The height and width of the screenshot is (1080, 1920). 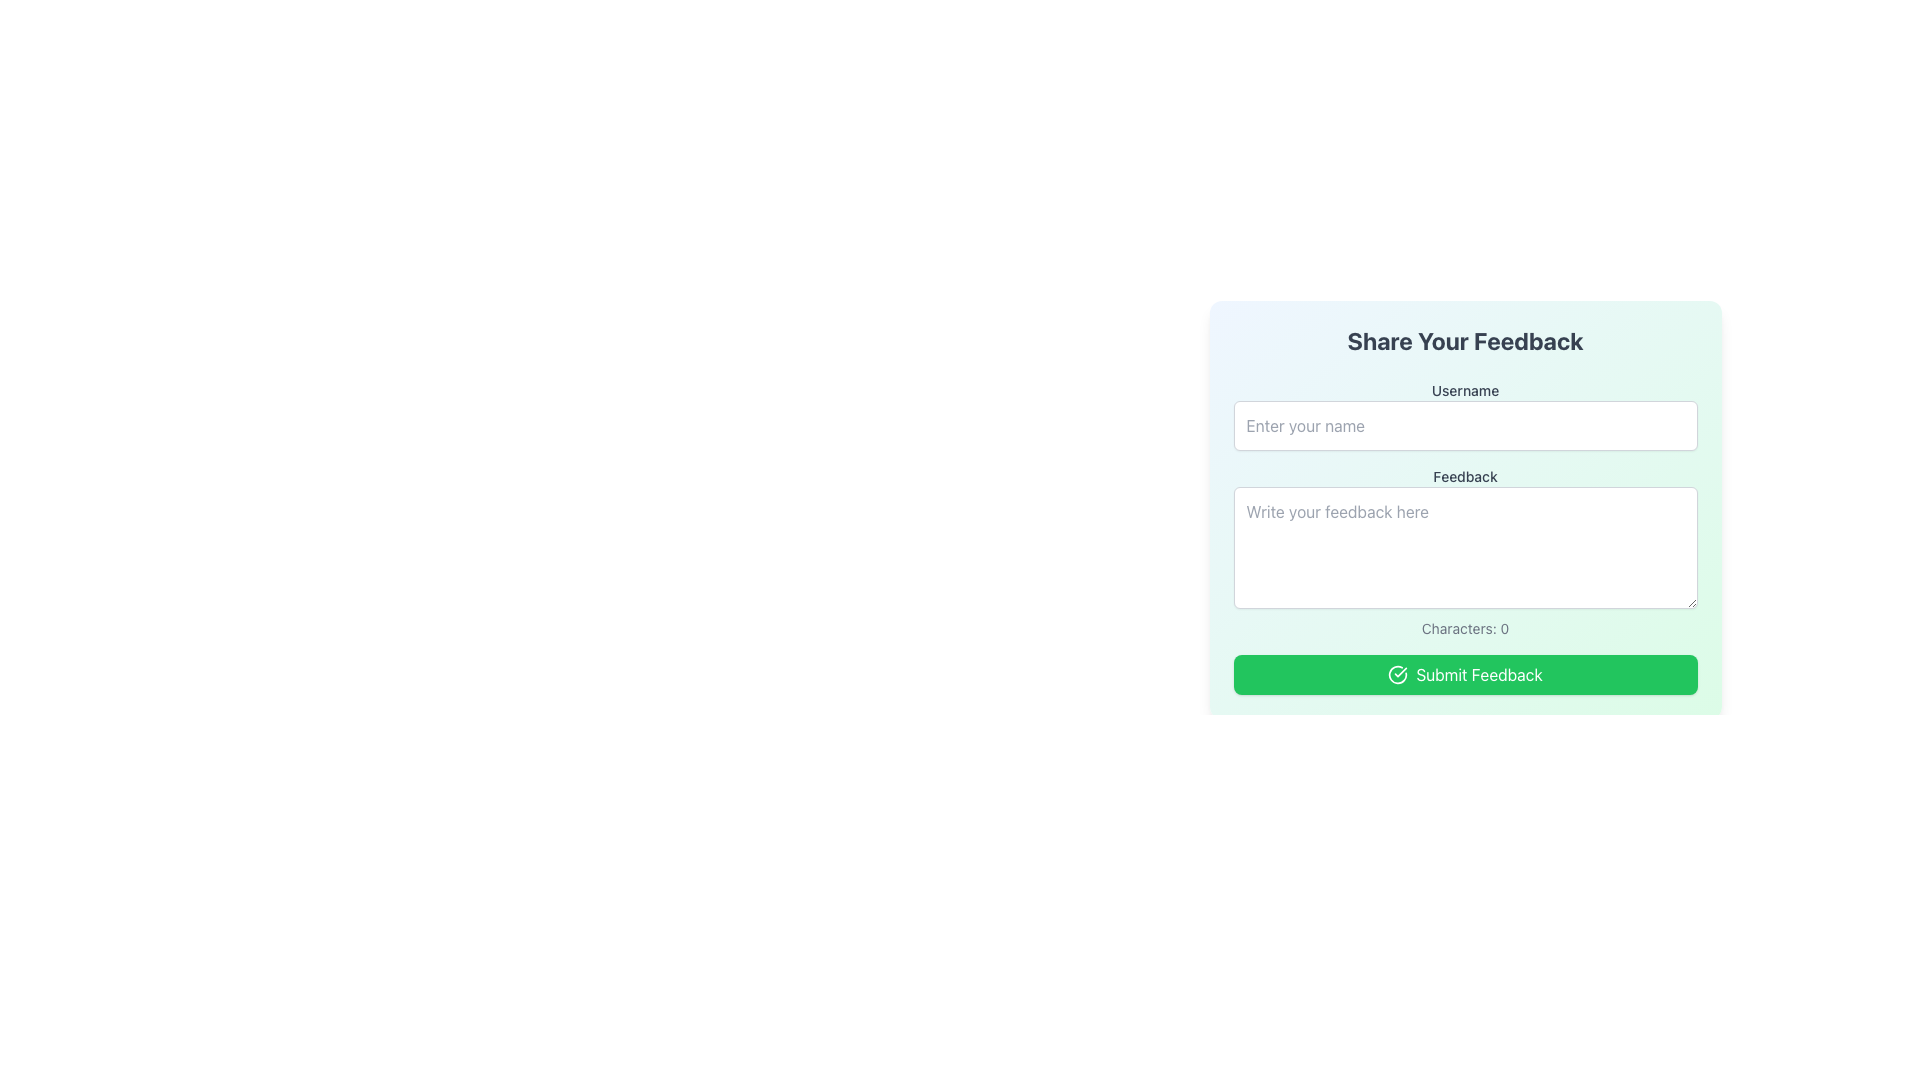 What do you see at coordinates (1397, 675) in the screenshot?
I see `the confirmation icon within the 'Submit Feedback' button, which is positioned towards the left side near the edge of the text label` at bounding box center [1397, 675].